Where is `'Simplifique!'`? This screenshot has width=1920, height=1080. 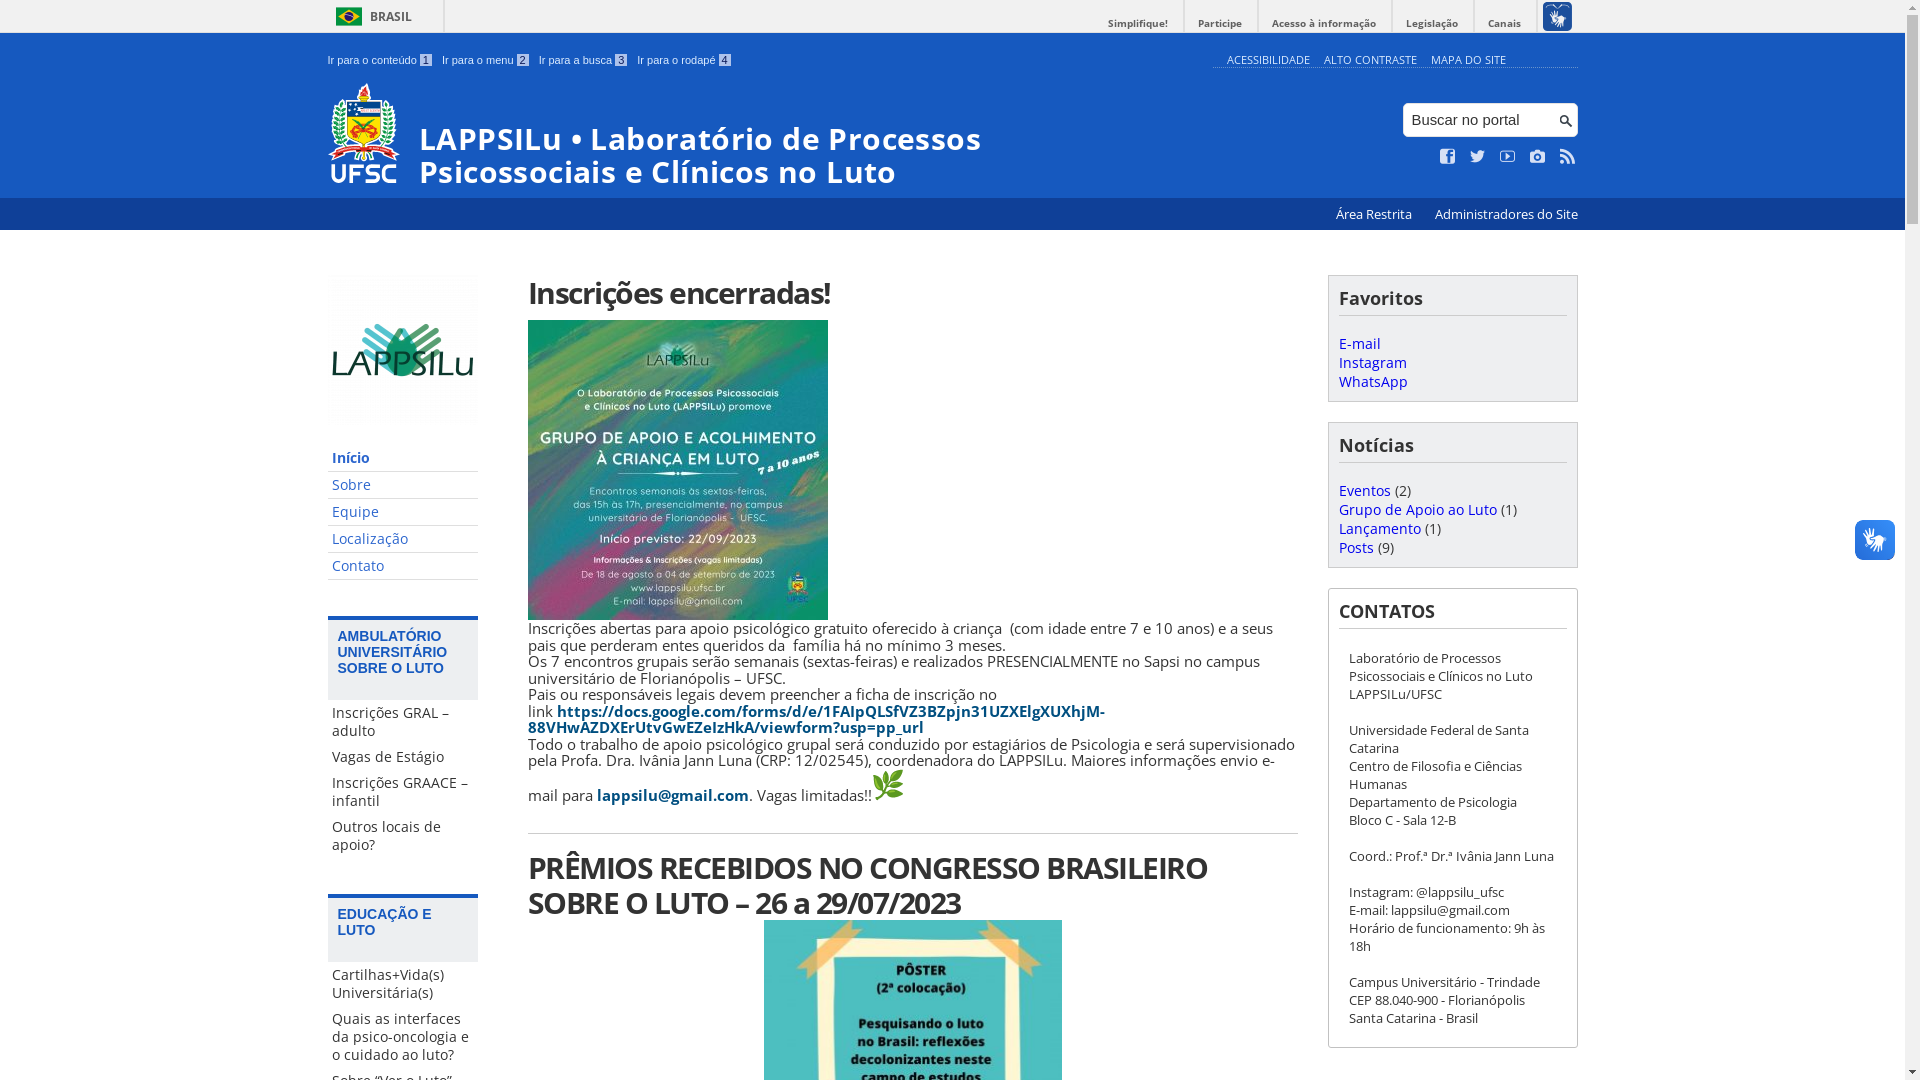 'Simplifique!' is located at coordinates (1137, 23).